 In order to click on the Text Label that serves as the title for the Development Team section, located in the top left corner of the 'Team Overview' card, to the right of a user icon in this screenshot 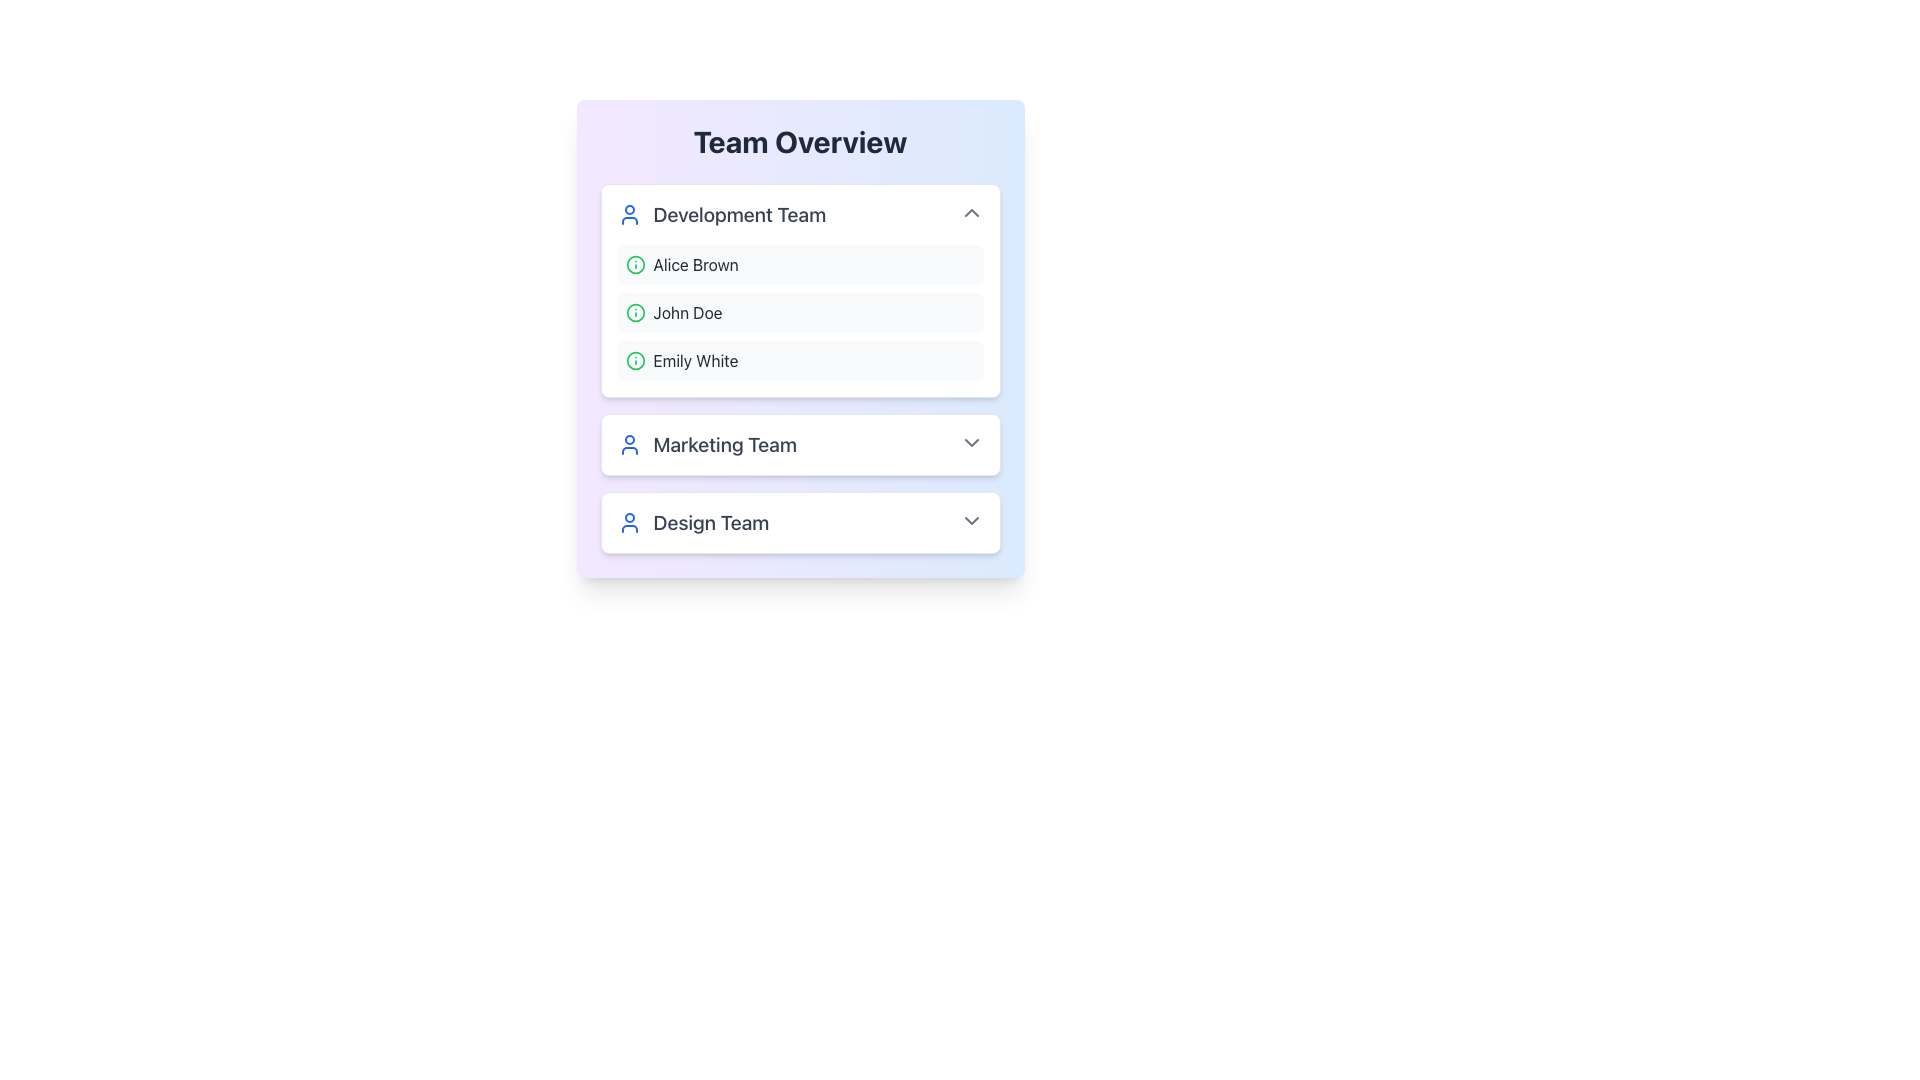, I will do `click(738, 215)`.